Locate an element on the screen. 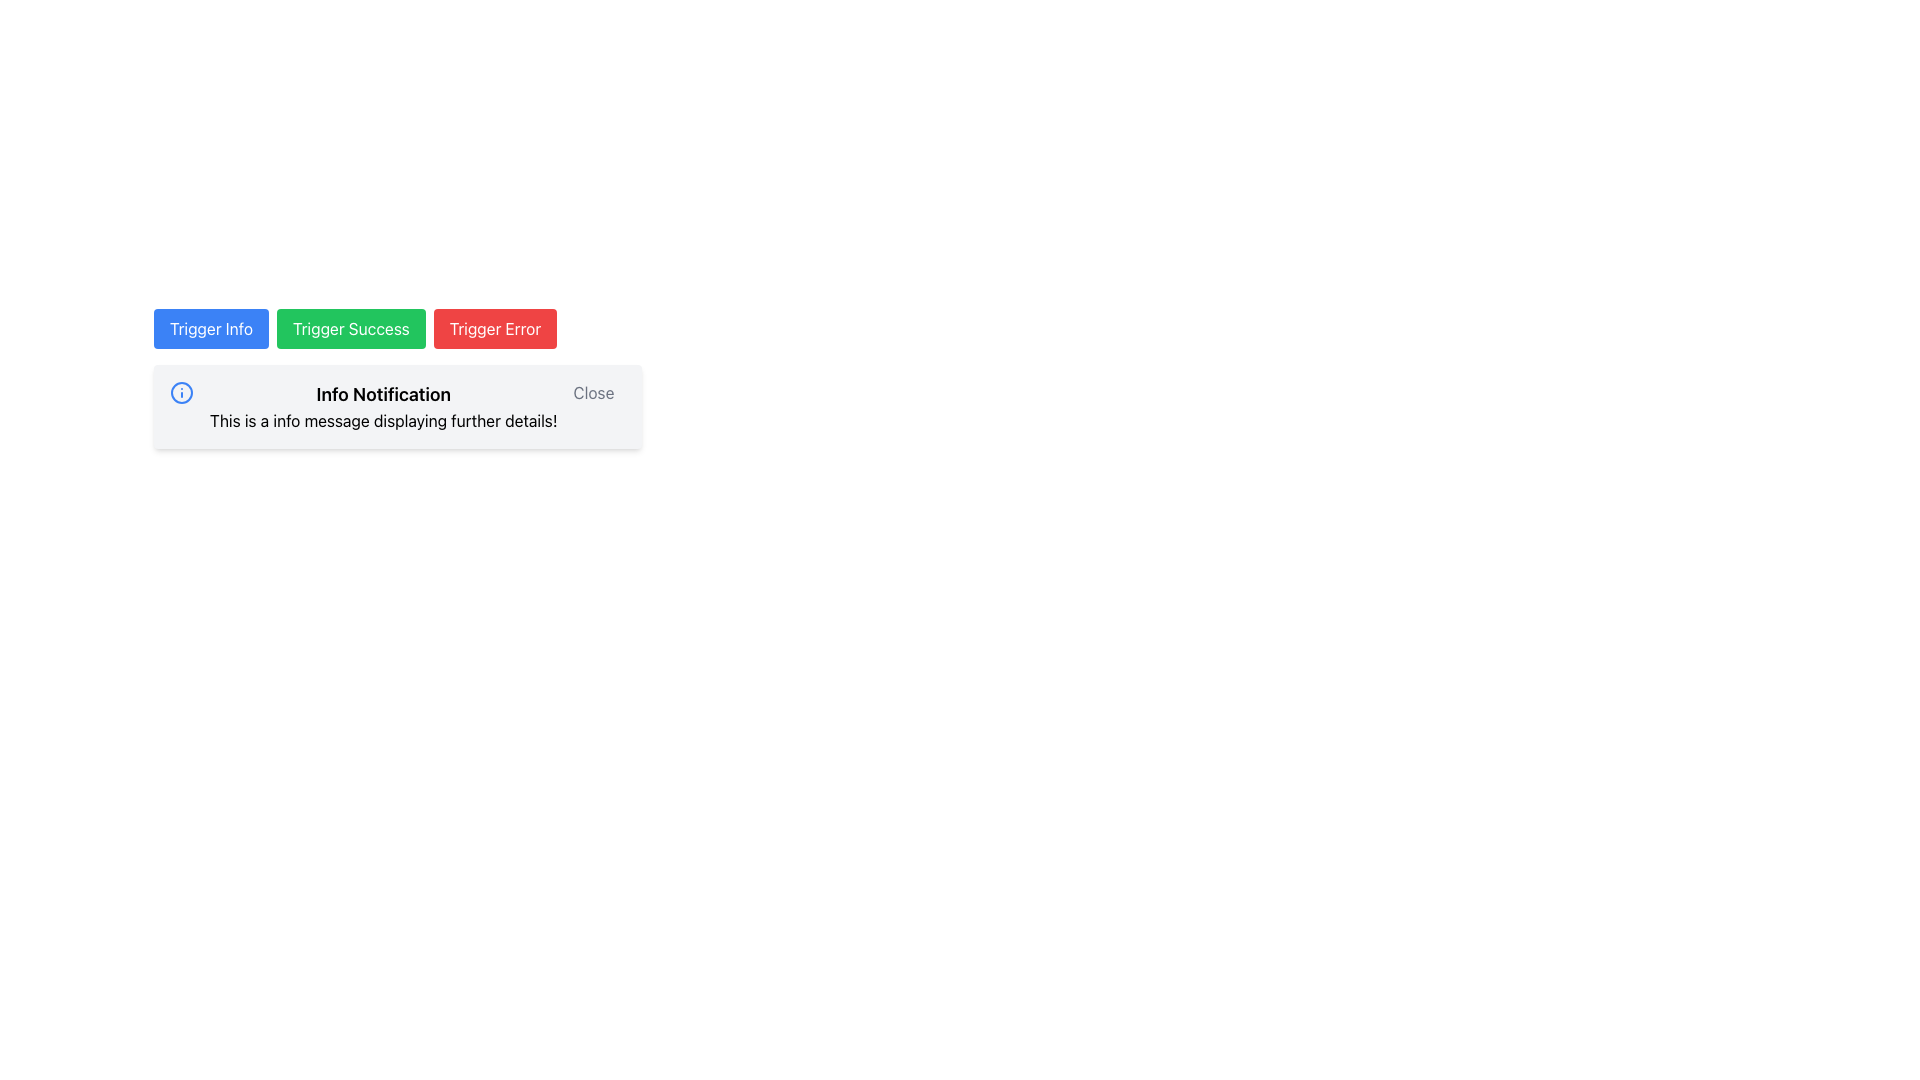 This screenshot has height=1080, width=1920. the 'Trigger Success' button located between the 'Trigger Info' button and the 'Trigger Error' button is located at coordinates (351, 327).